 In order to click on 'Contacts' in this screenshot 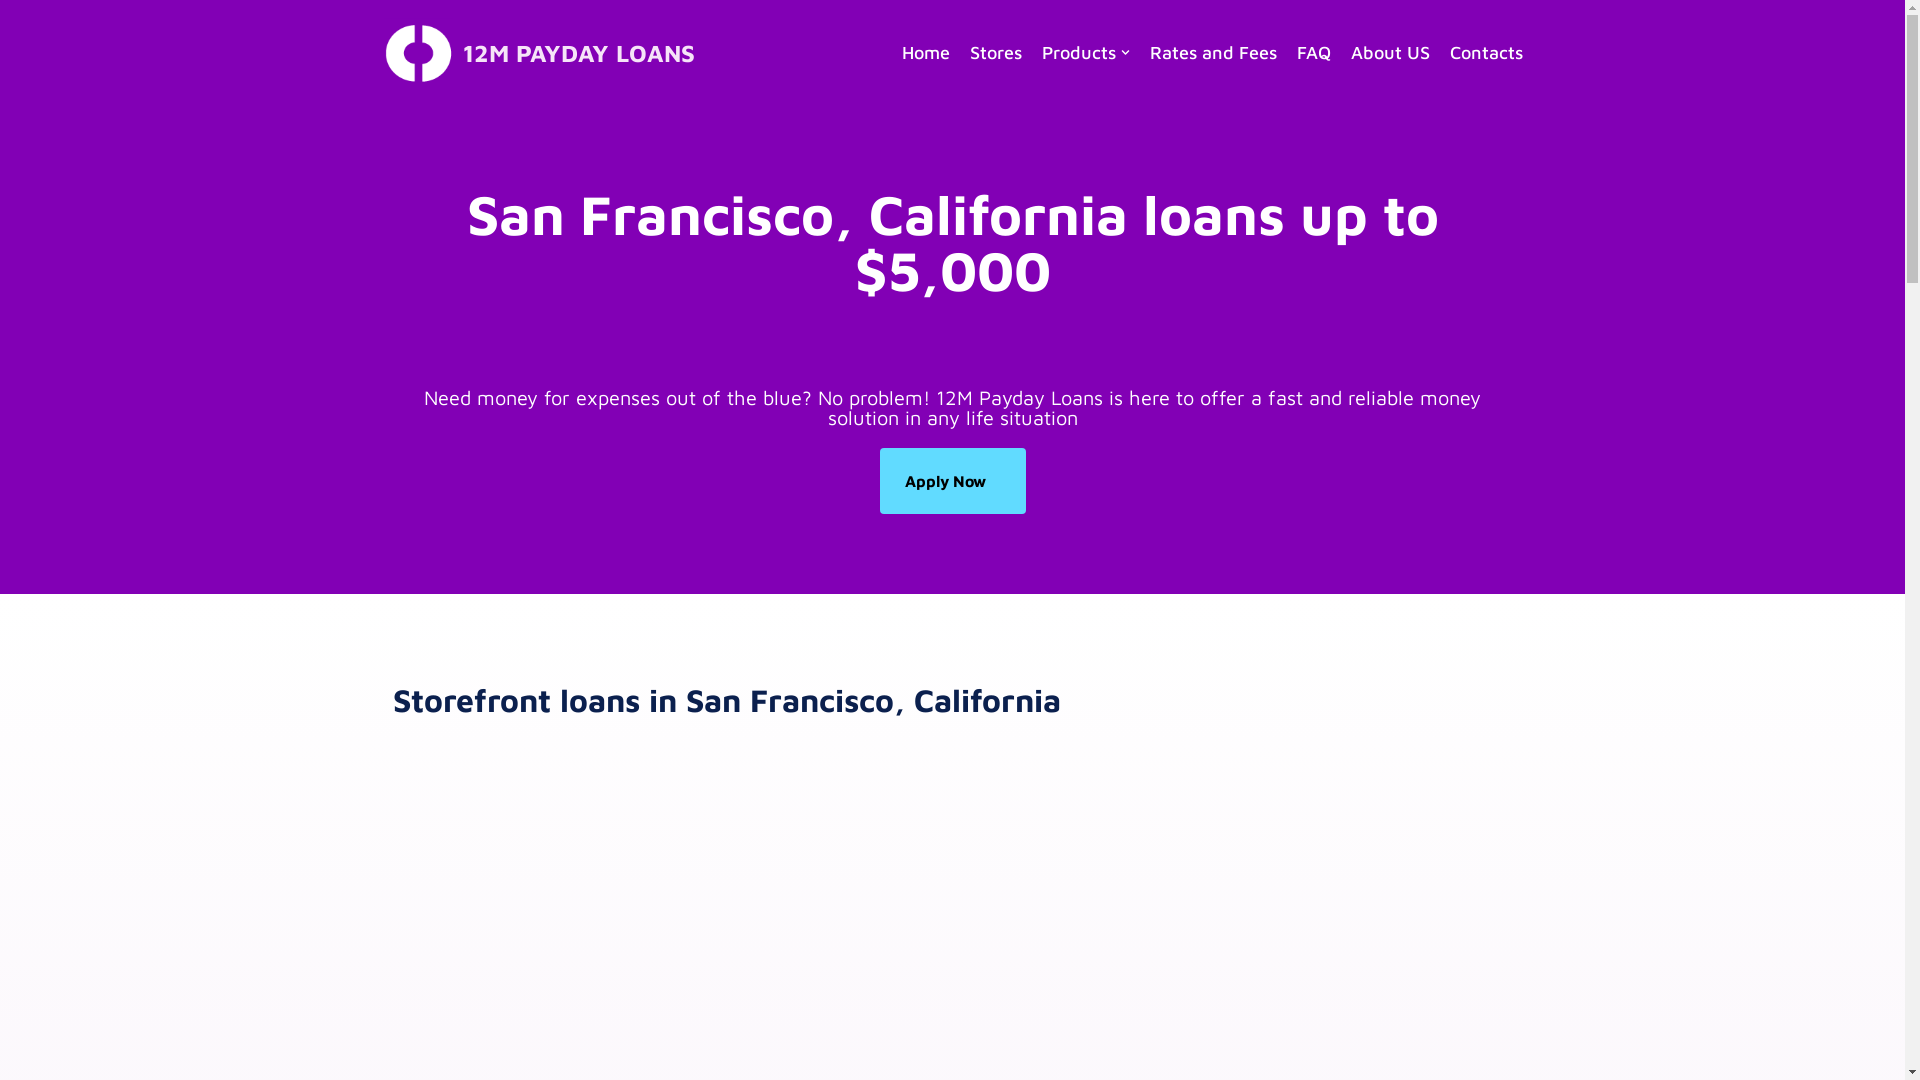, I will do `click(1486, 52)`.